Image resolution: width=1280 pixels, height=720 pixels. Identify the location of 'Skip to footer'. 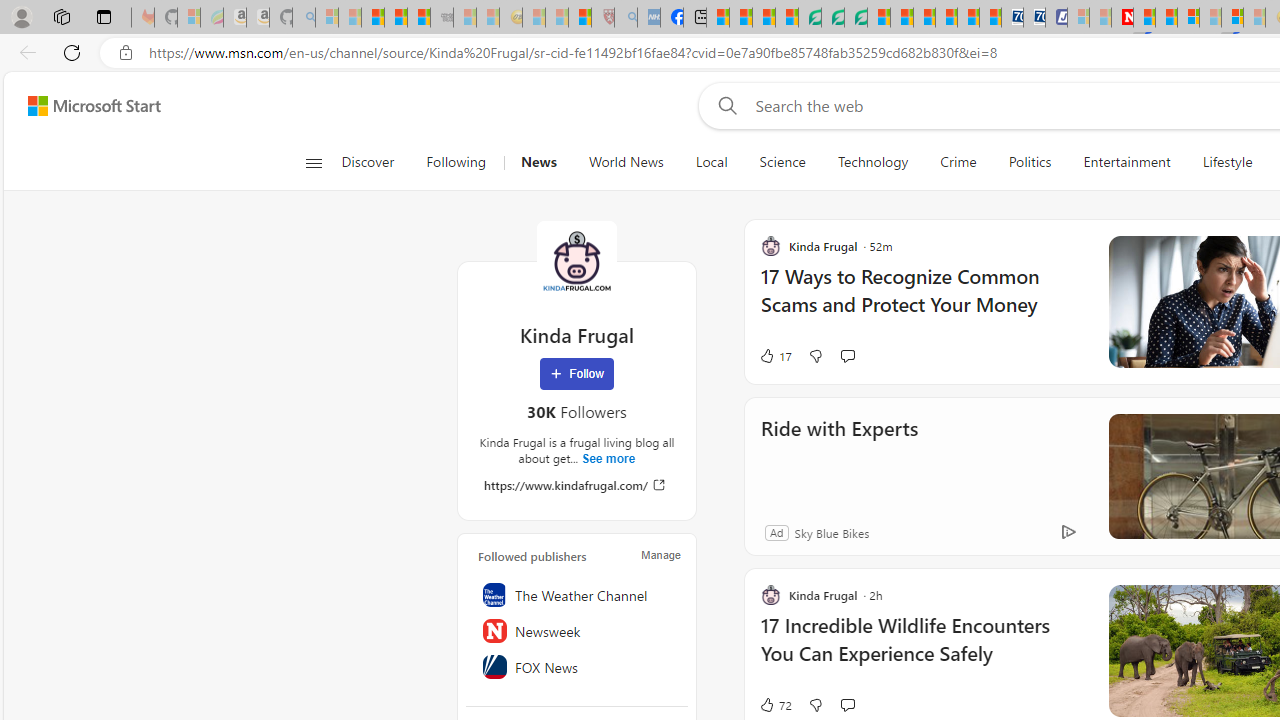
(81, 105).